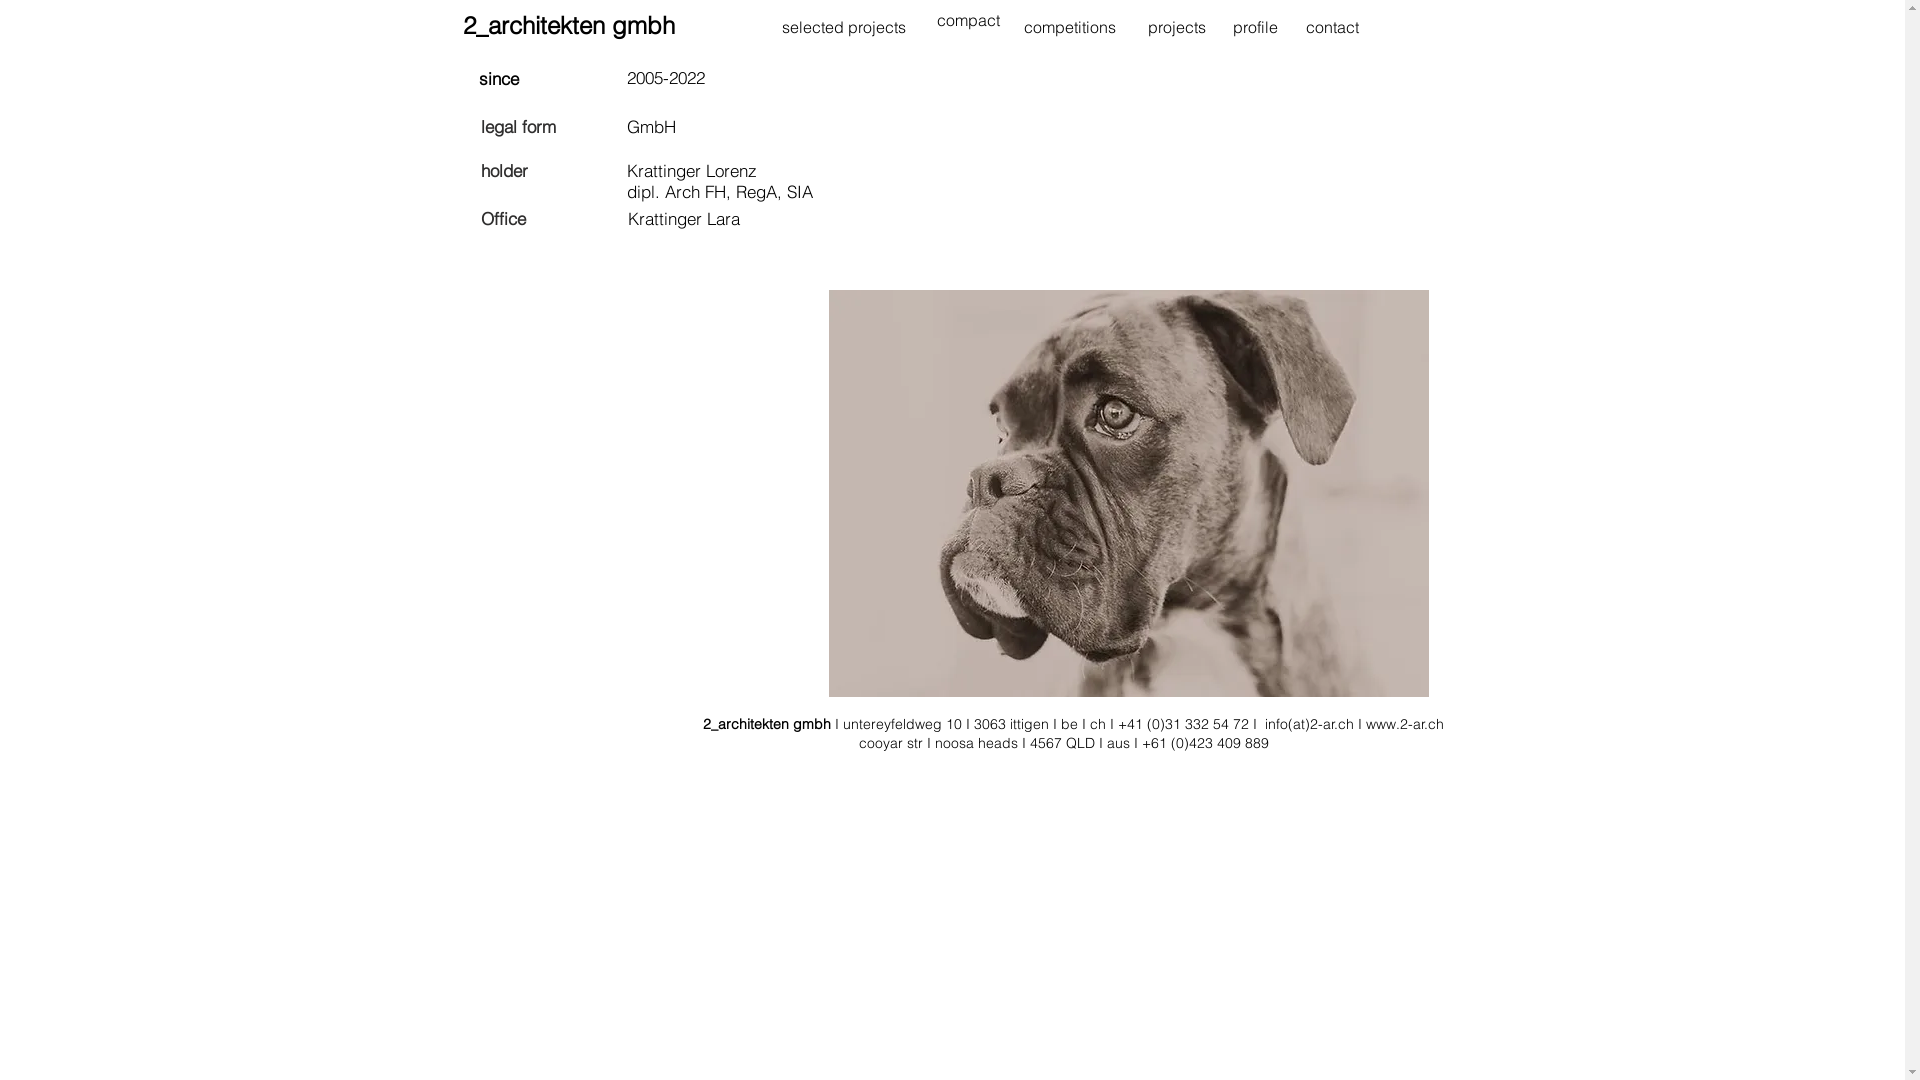  I want to click on 'compact', so click(967, 20).